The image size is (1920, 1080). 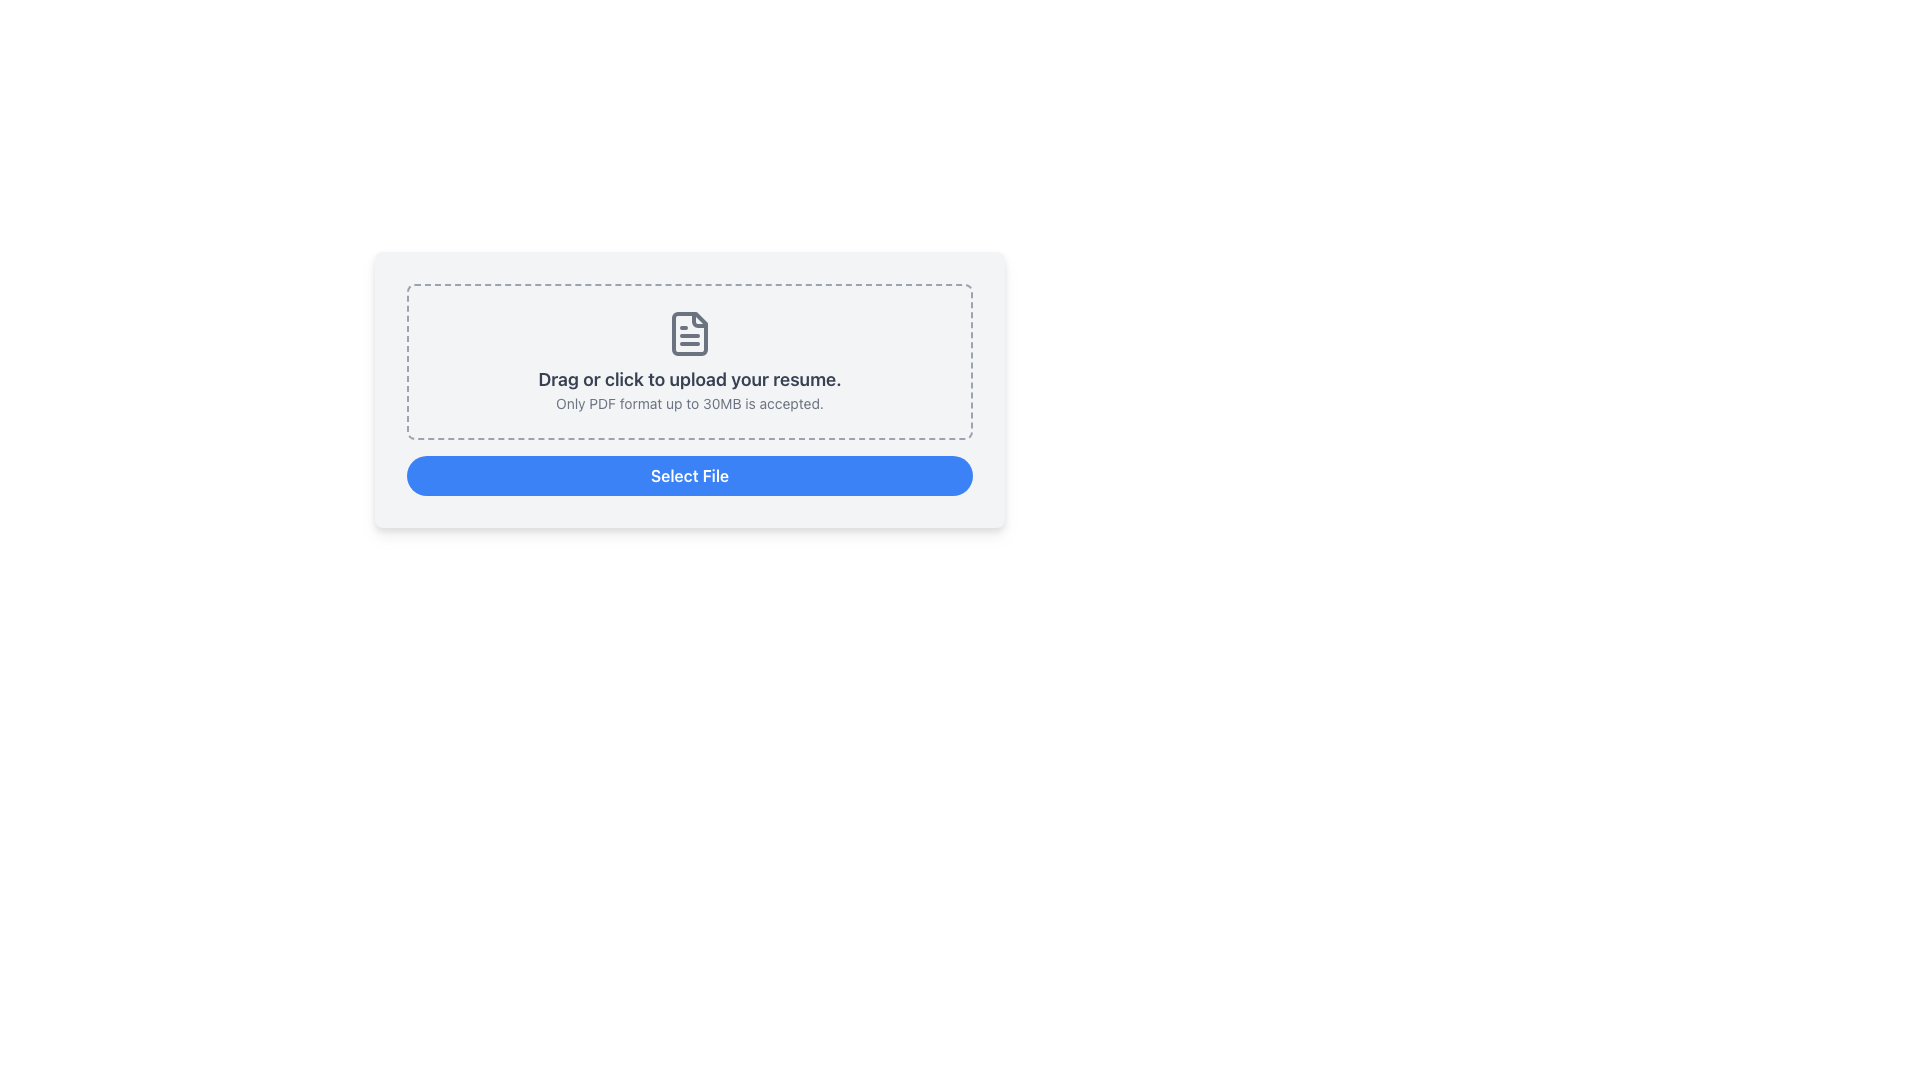 What do you see at coordinates (690, 380) in the screenshot?
I see `the text label that reads 'Drag or click to upload your resume.' which is styled in a gray shade and is centrally positioned below the graphical file icon` at bounding box center [690, 380].